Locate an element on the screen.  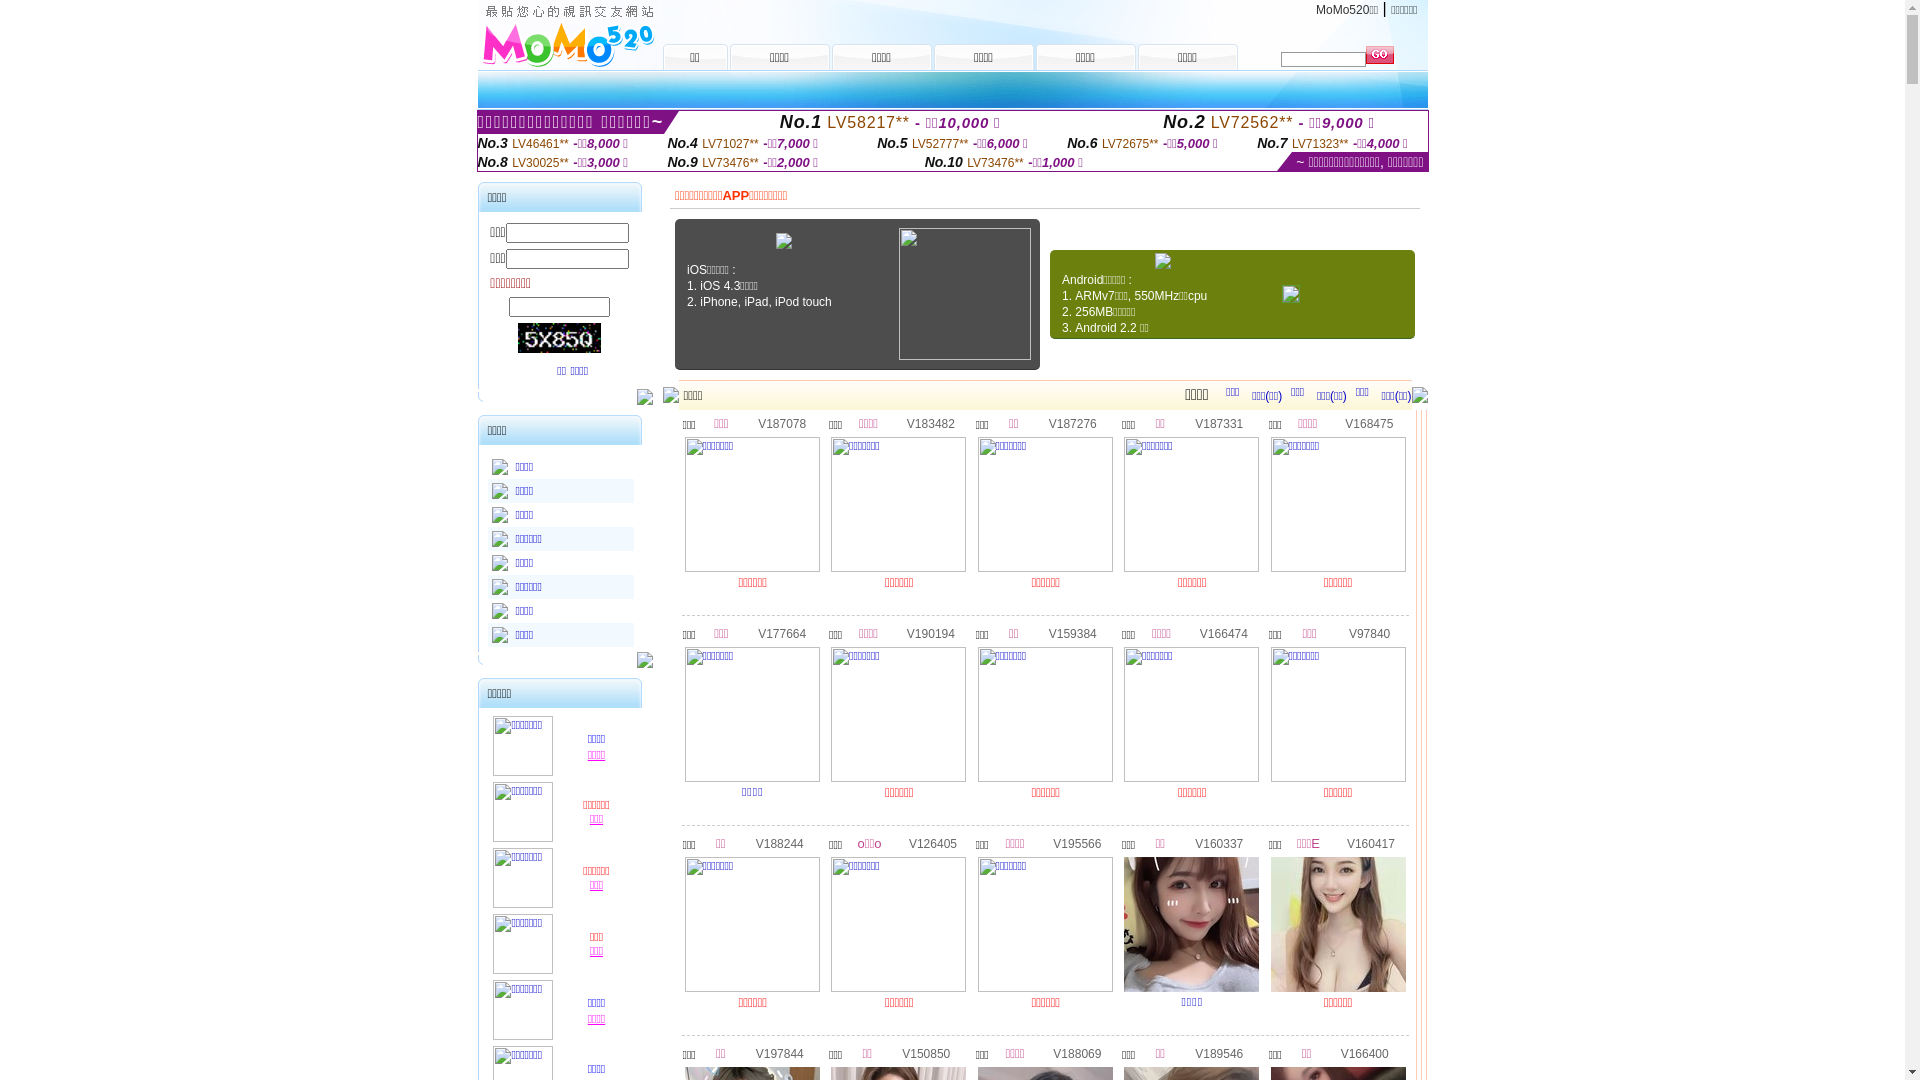
'V166474' is located at coordinates (1223, 632).